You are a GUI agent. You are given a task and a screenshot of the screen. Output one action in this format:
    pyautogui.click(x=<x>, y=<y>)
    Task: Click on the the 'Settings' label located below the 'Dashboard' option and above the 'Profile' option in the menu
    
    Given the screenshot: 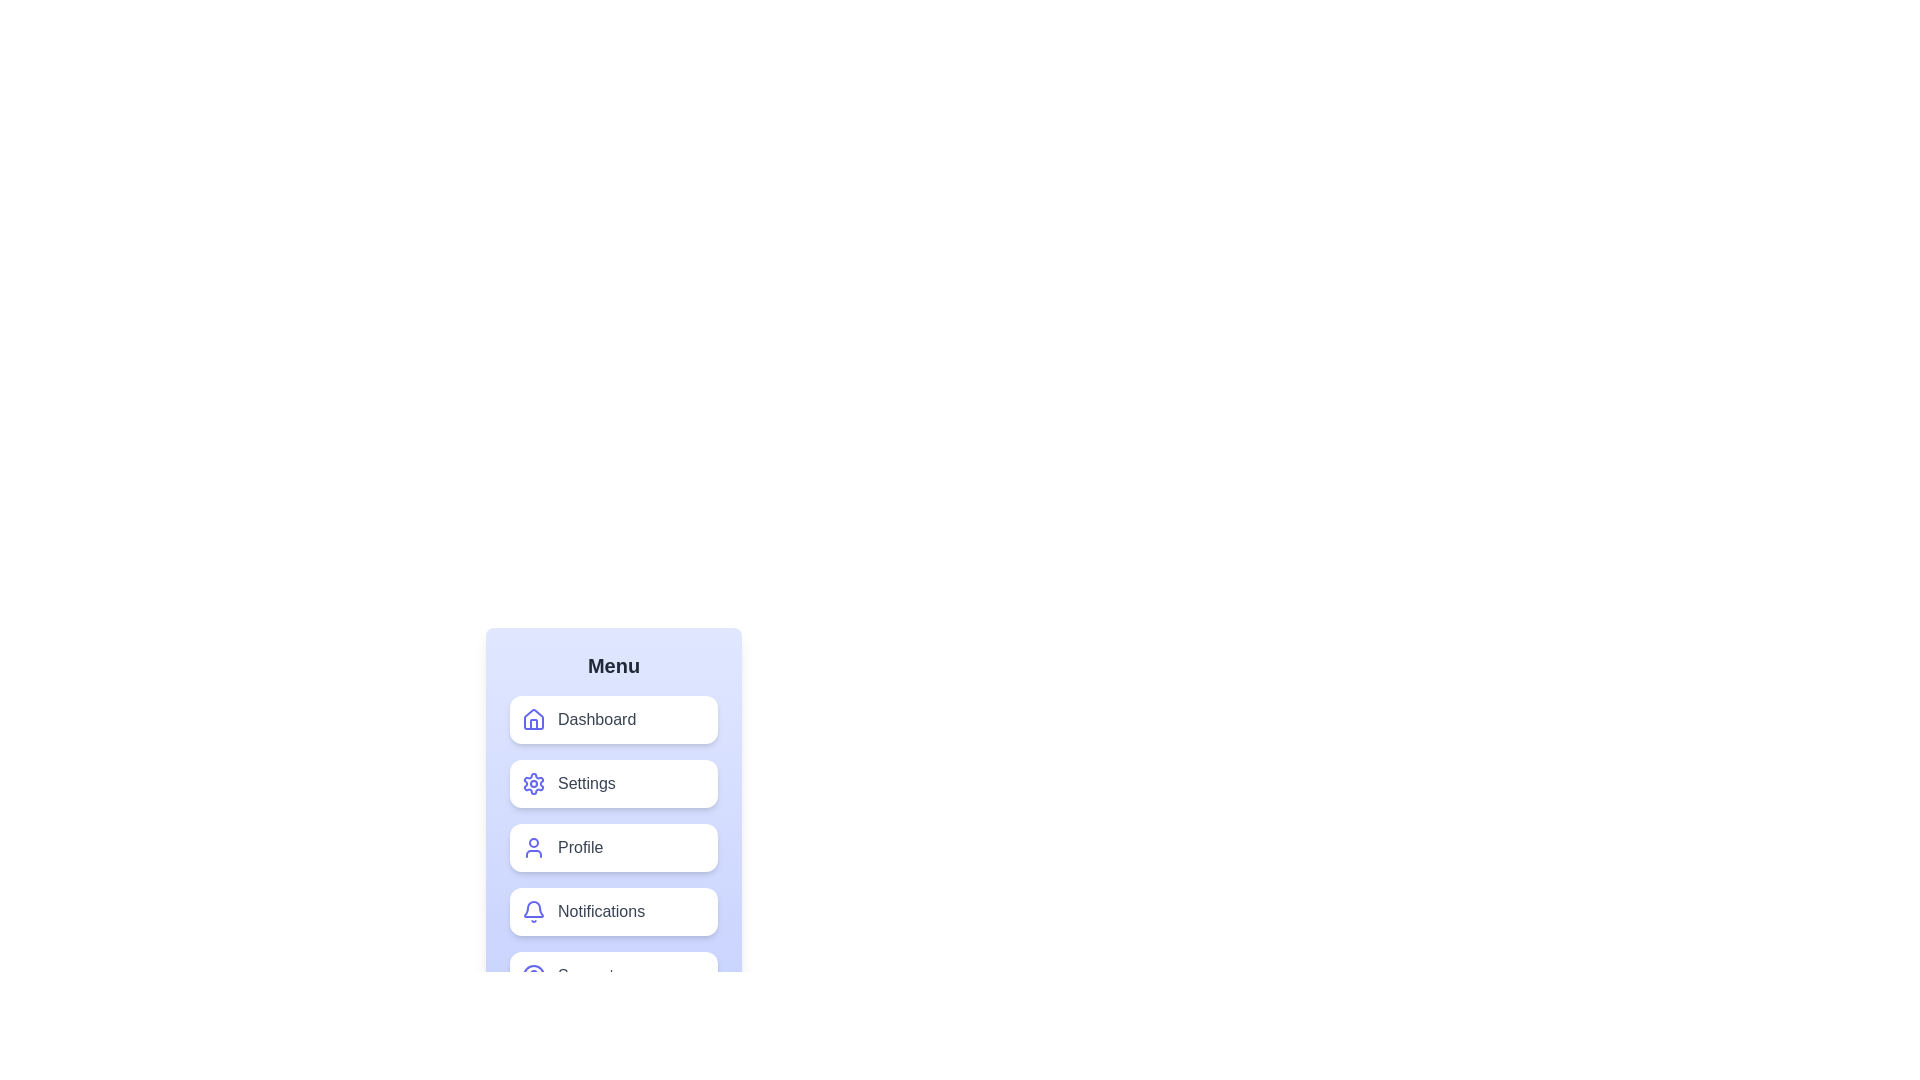 What is the action you would take?
    pyautogui.click(x=585, y=782)
    